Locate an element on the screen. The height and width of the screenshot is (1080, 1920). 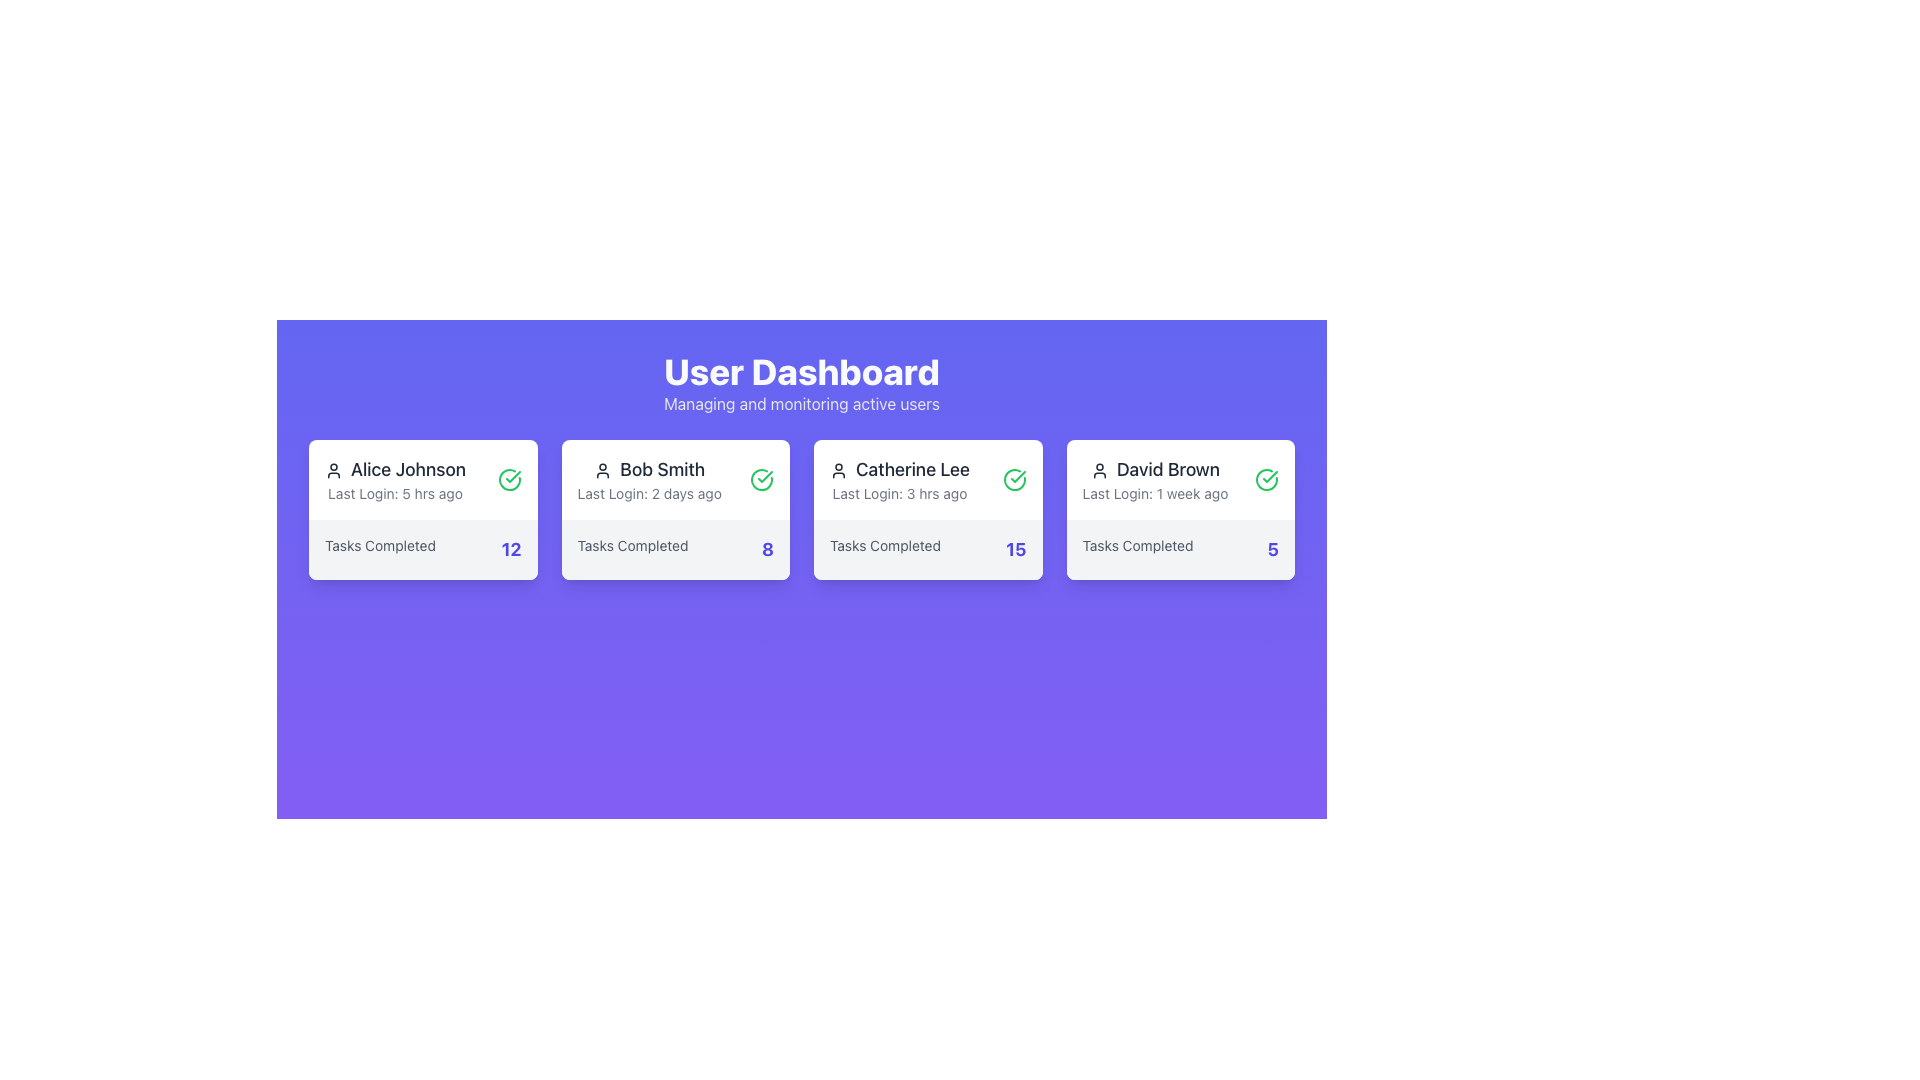
value displayed in the text element showing the number '12' in bold indigo font on the card for 'Alice Johnson' next to 'Tasks Completed' is located at coordinates (511, 550).